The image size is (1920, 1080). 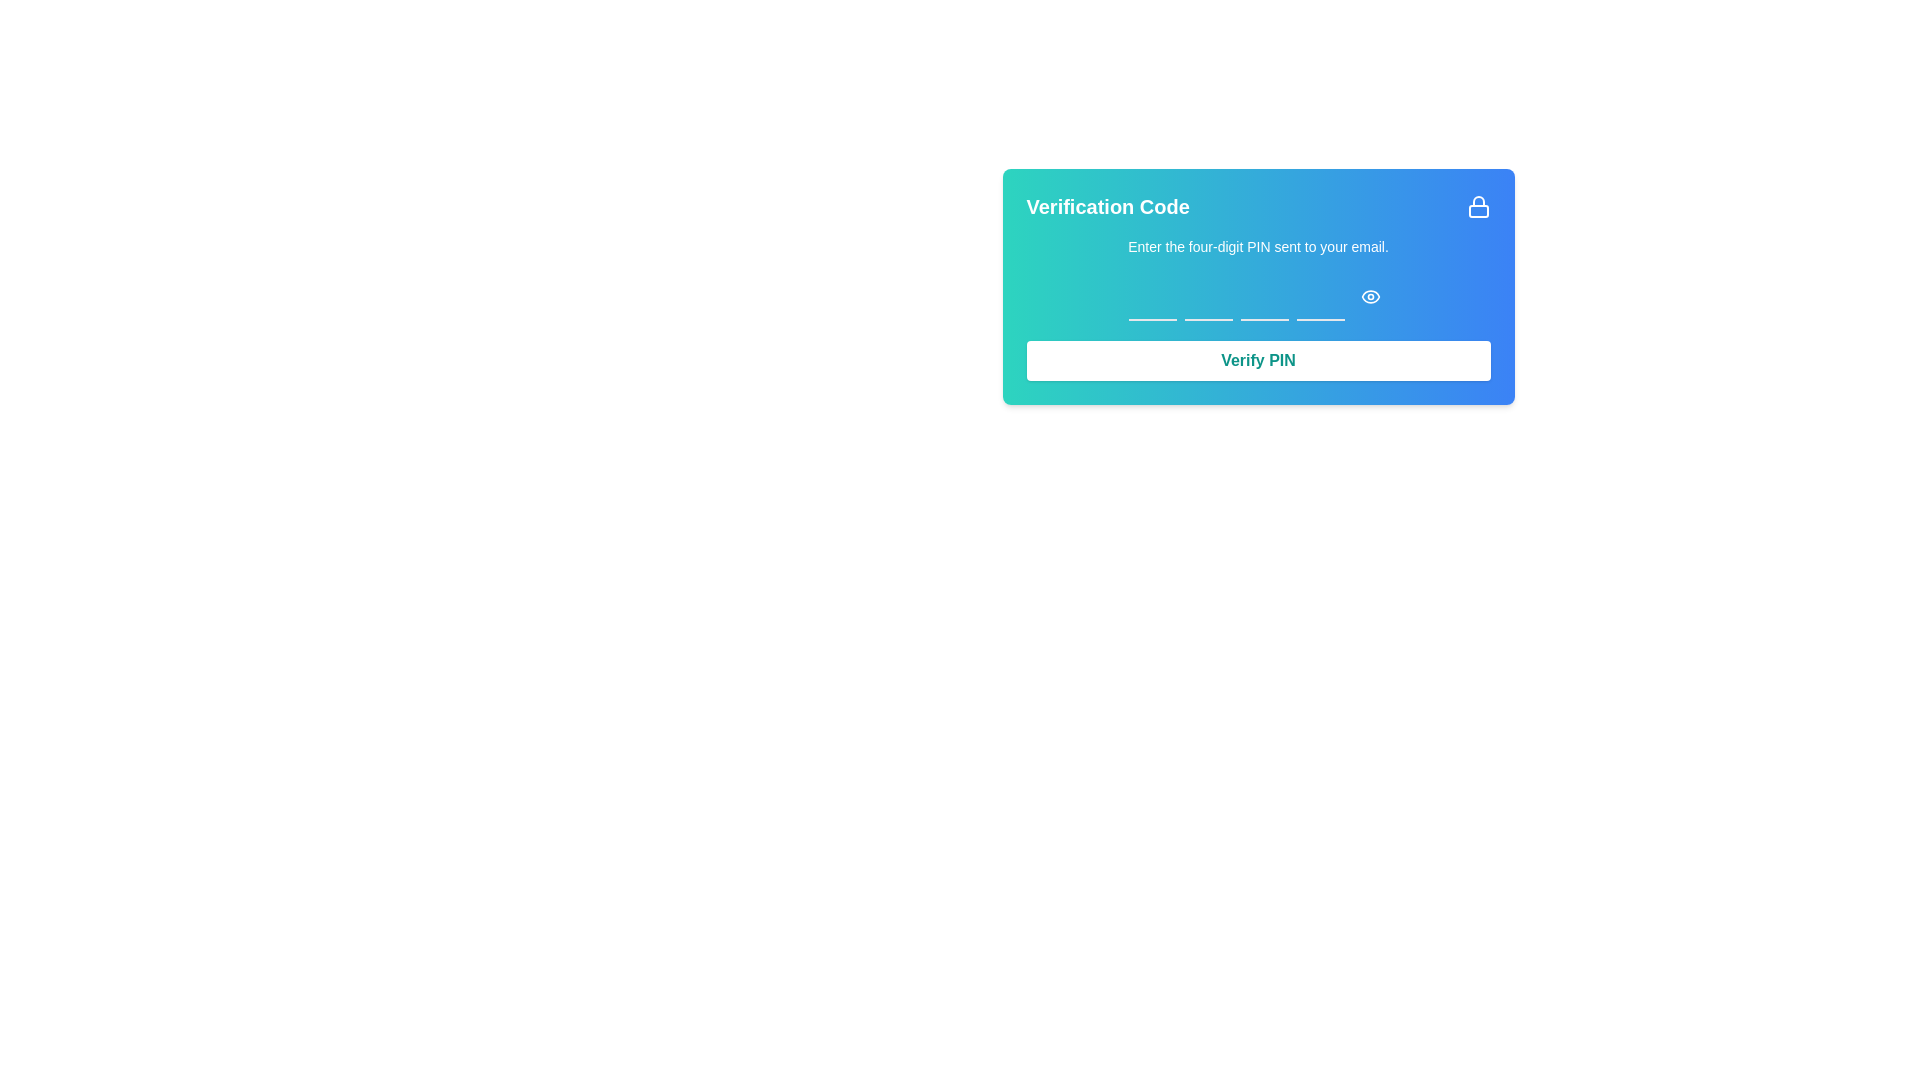 What do you see at coordinates (1257, 297) in the screenshot?
I see `the PIN verification input box to focus on it, allowing the user to enter a four-digit code` at bounding box center [1257, 297].